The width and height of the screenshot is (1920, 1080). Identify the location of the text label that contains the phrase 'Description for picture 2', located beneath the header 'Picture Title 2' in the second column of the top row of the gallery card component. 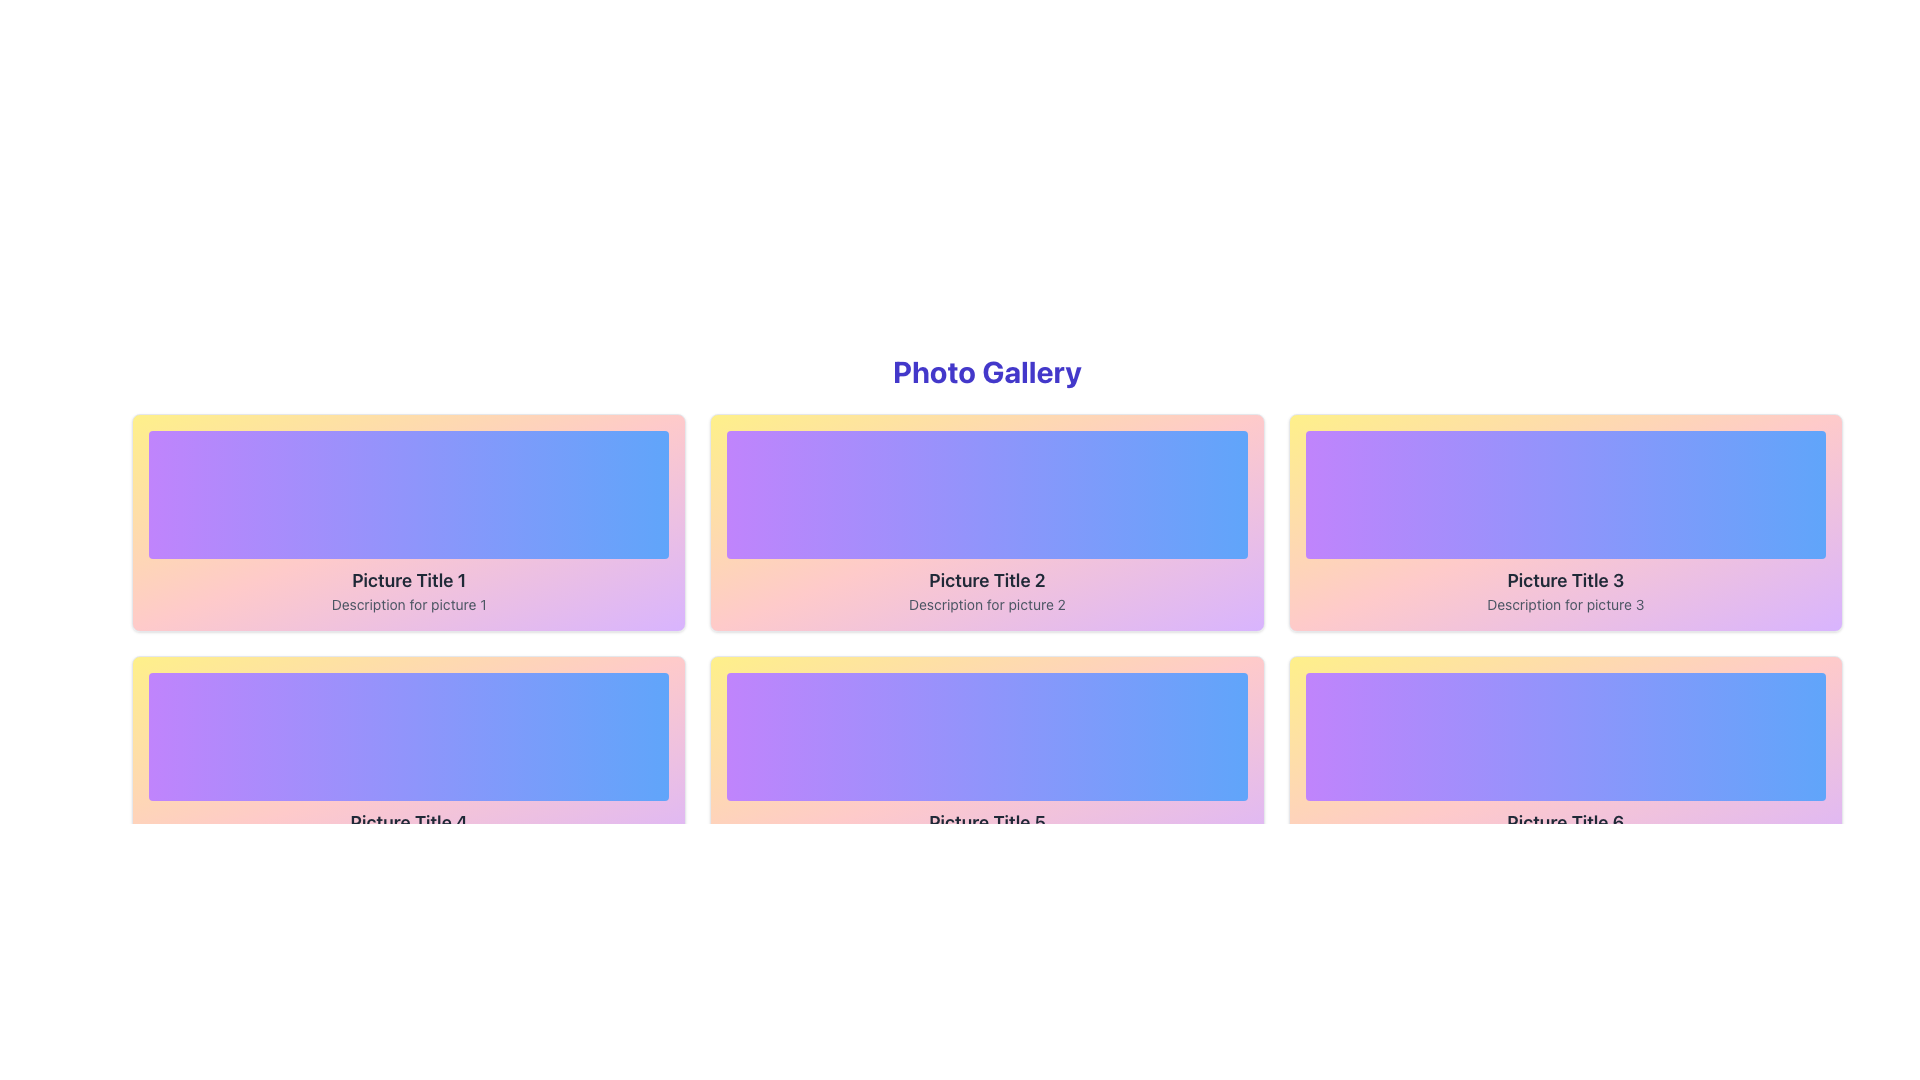
(987, 604).